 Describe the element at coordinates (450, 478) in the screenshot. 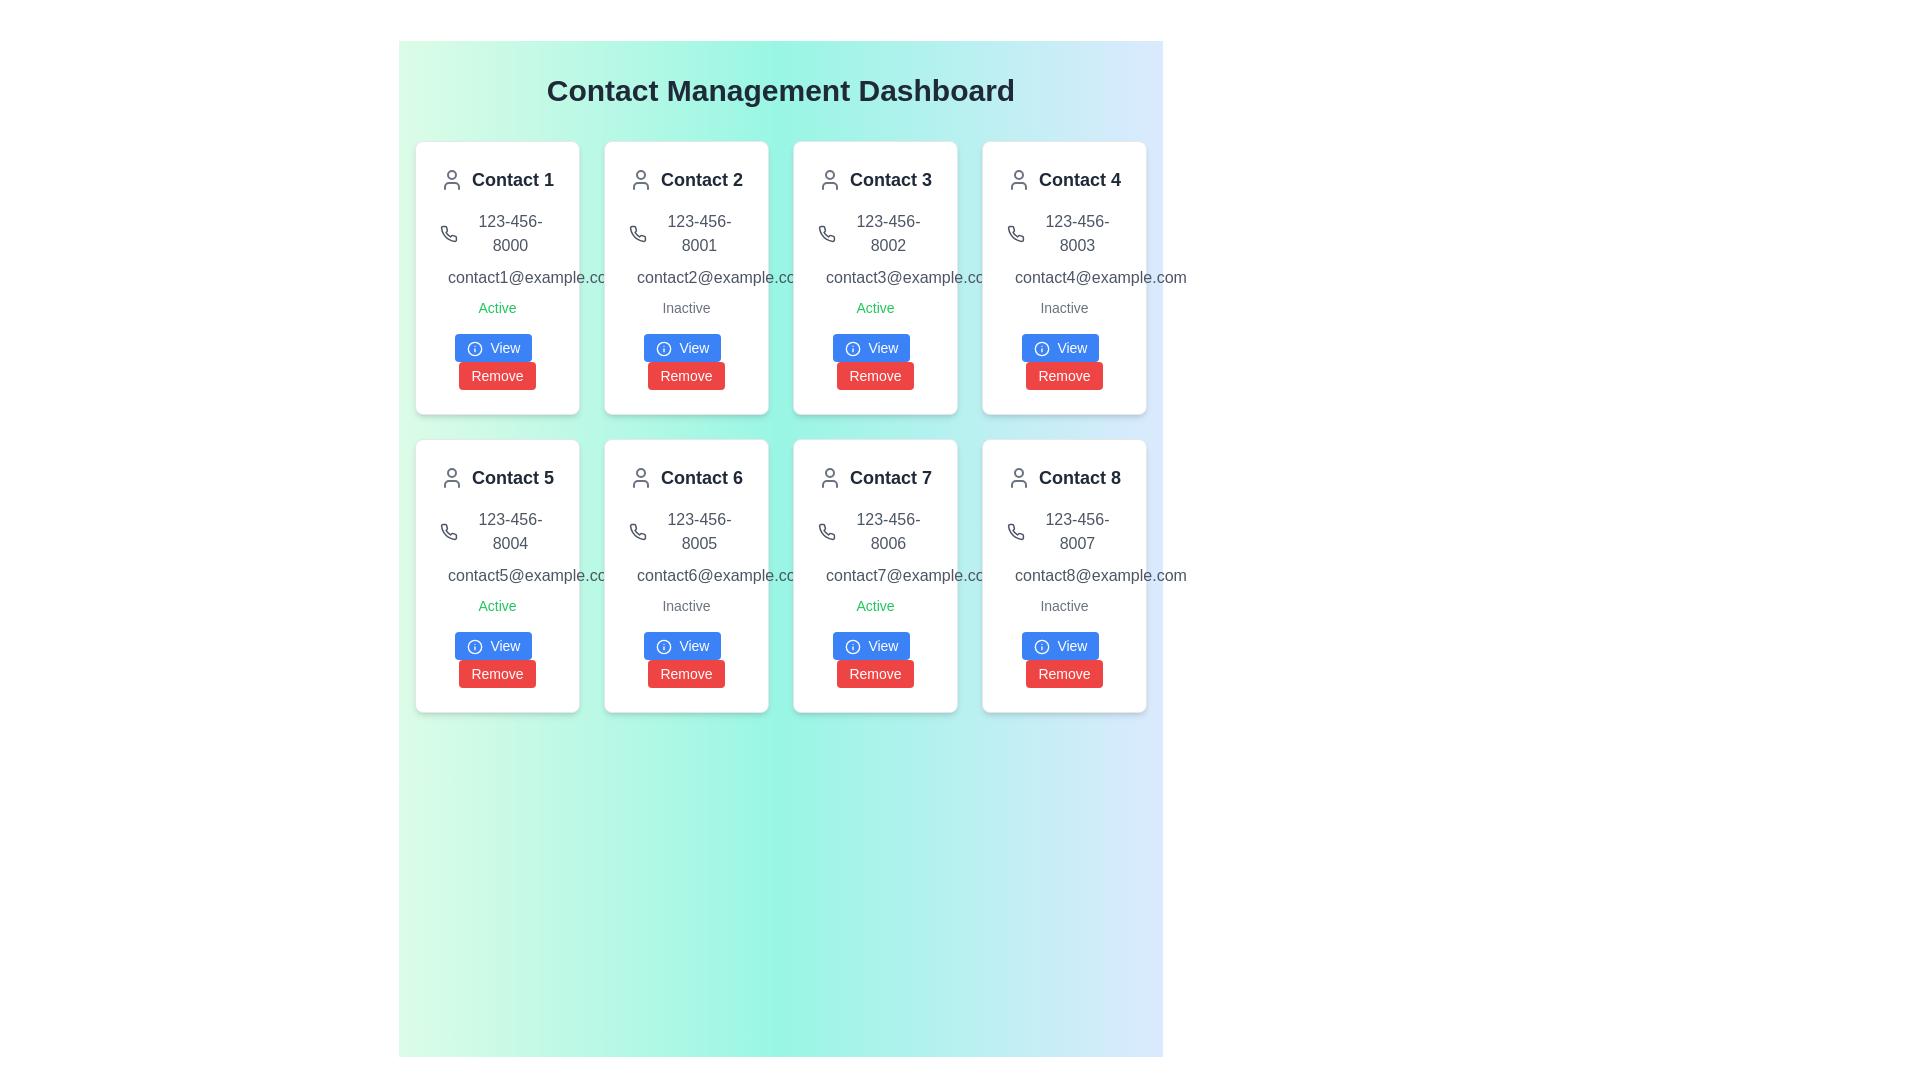

I see `the user icon vector graphic located at the top left of the 'Contact 5' card in the contact management dashboard` at that location.